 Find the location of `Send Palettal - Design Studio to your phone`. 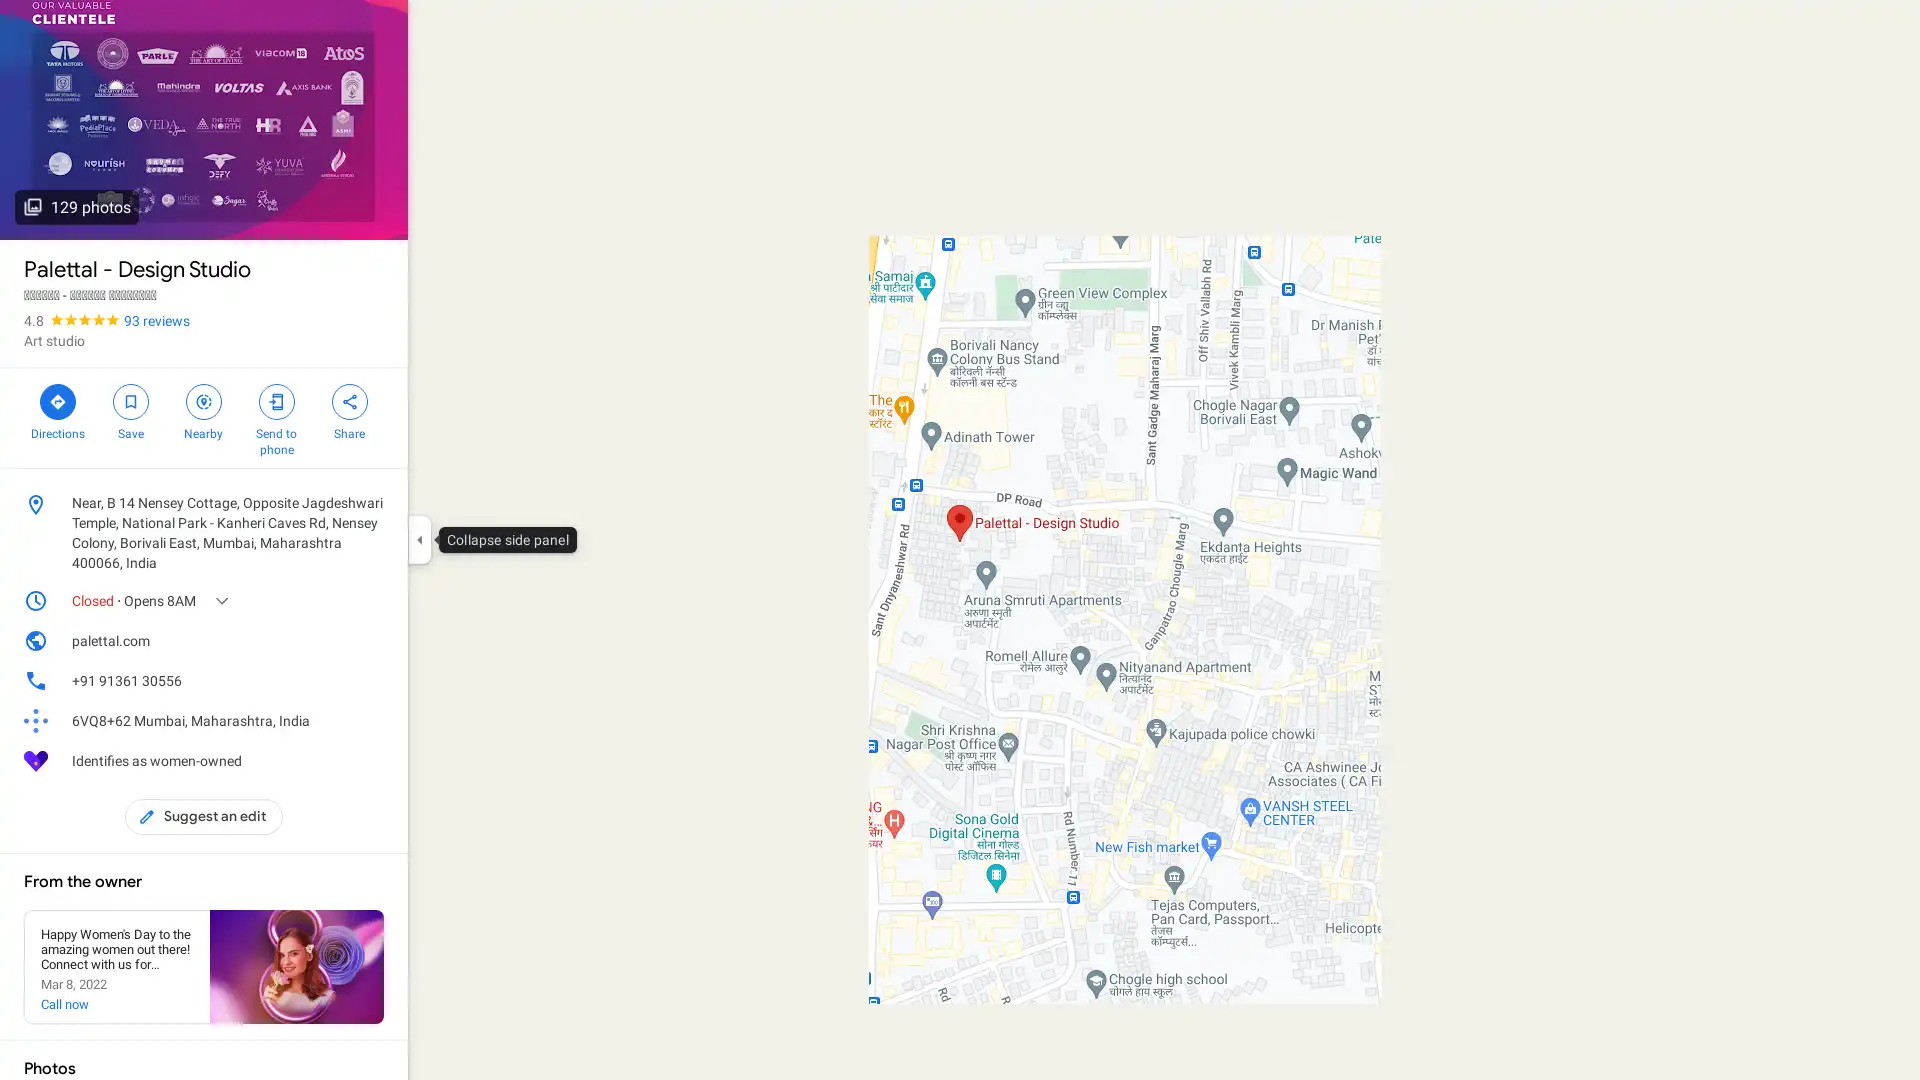

Send Palettal - Design Studio to your phone is located at coordinates (275, 416).